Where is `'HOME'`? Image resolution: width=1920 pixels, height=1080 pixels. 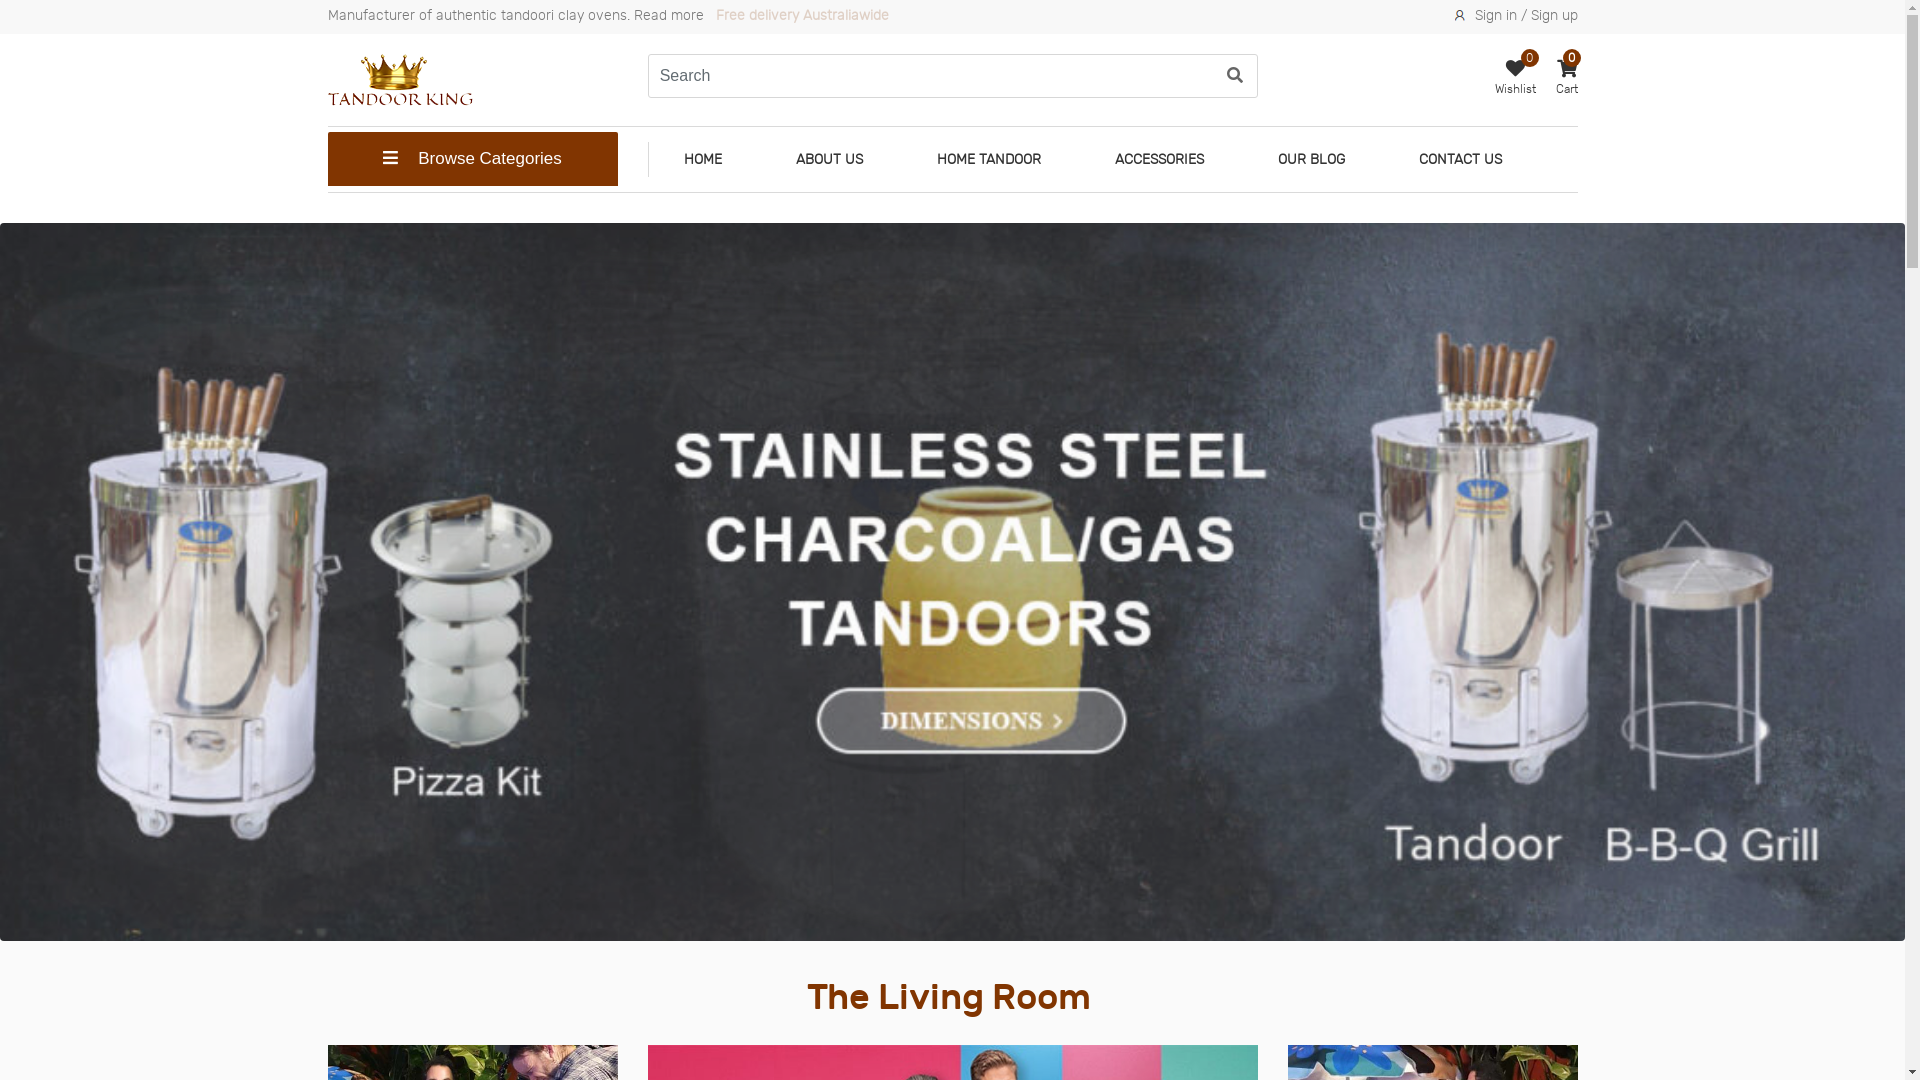 'HOME' is located at coordinates (701, 158).